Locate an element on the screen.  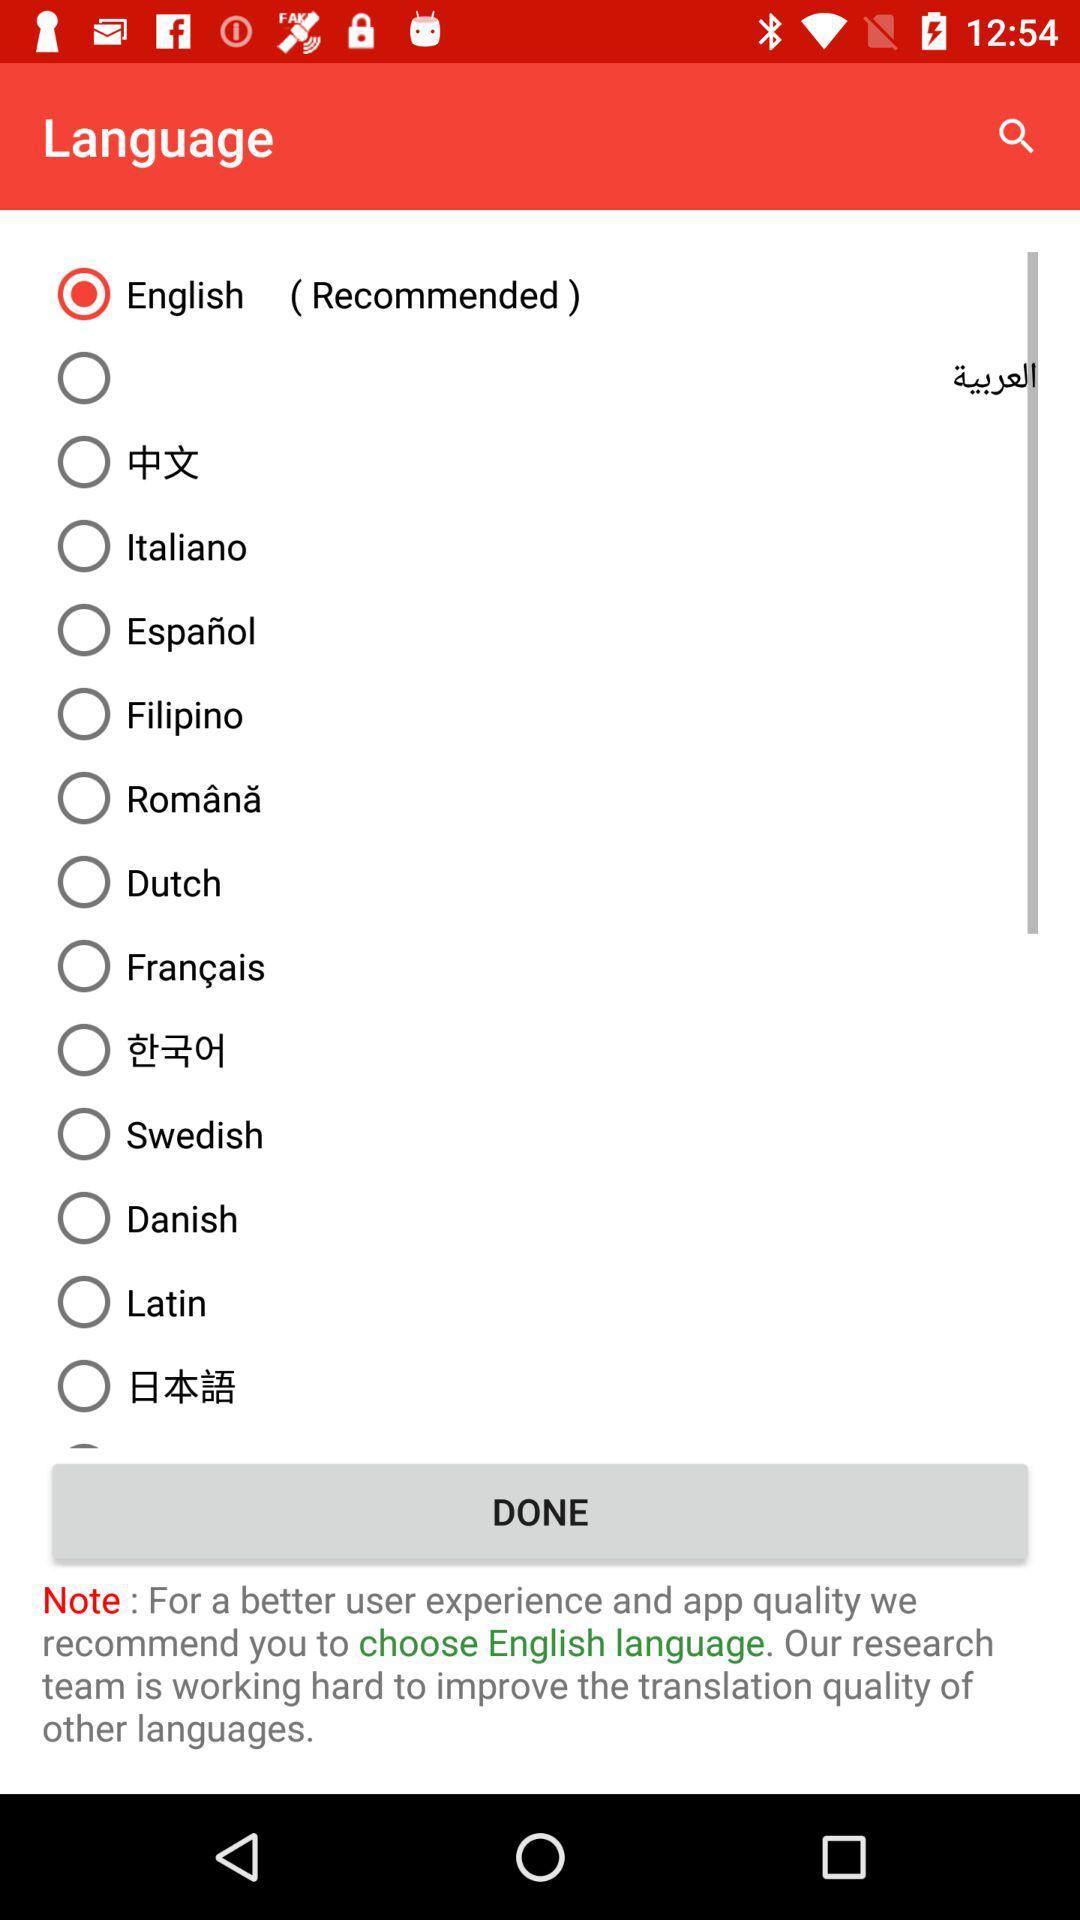
icon above latin item is located at coordinates (540, 1217).